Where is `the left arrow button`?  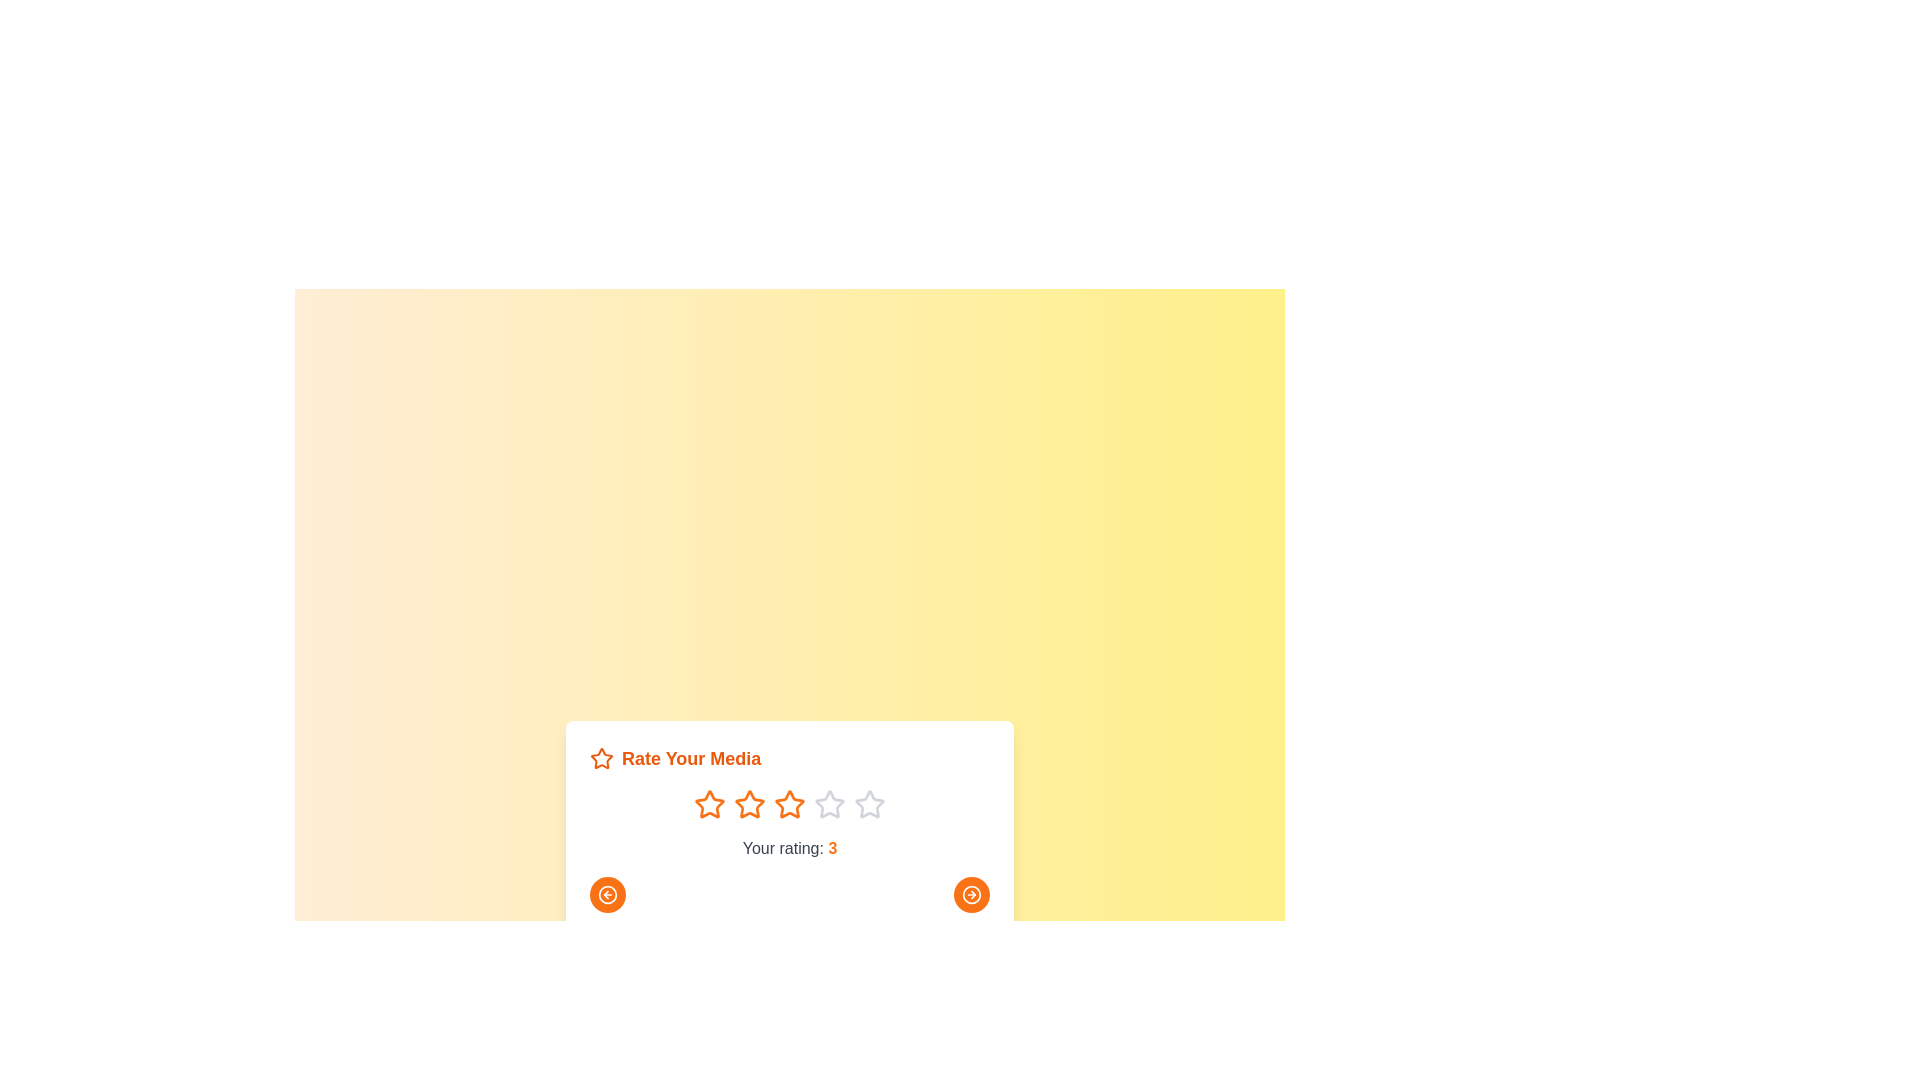 the left arrow button is located at coordinates (607, 893).